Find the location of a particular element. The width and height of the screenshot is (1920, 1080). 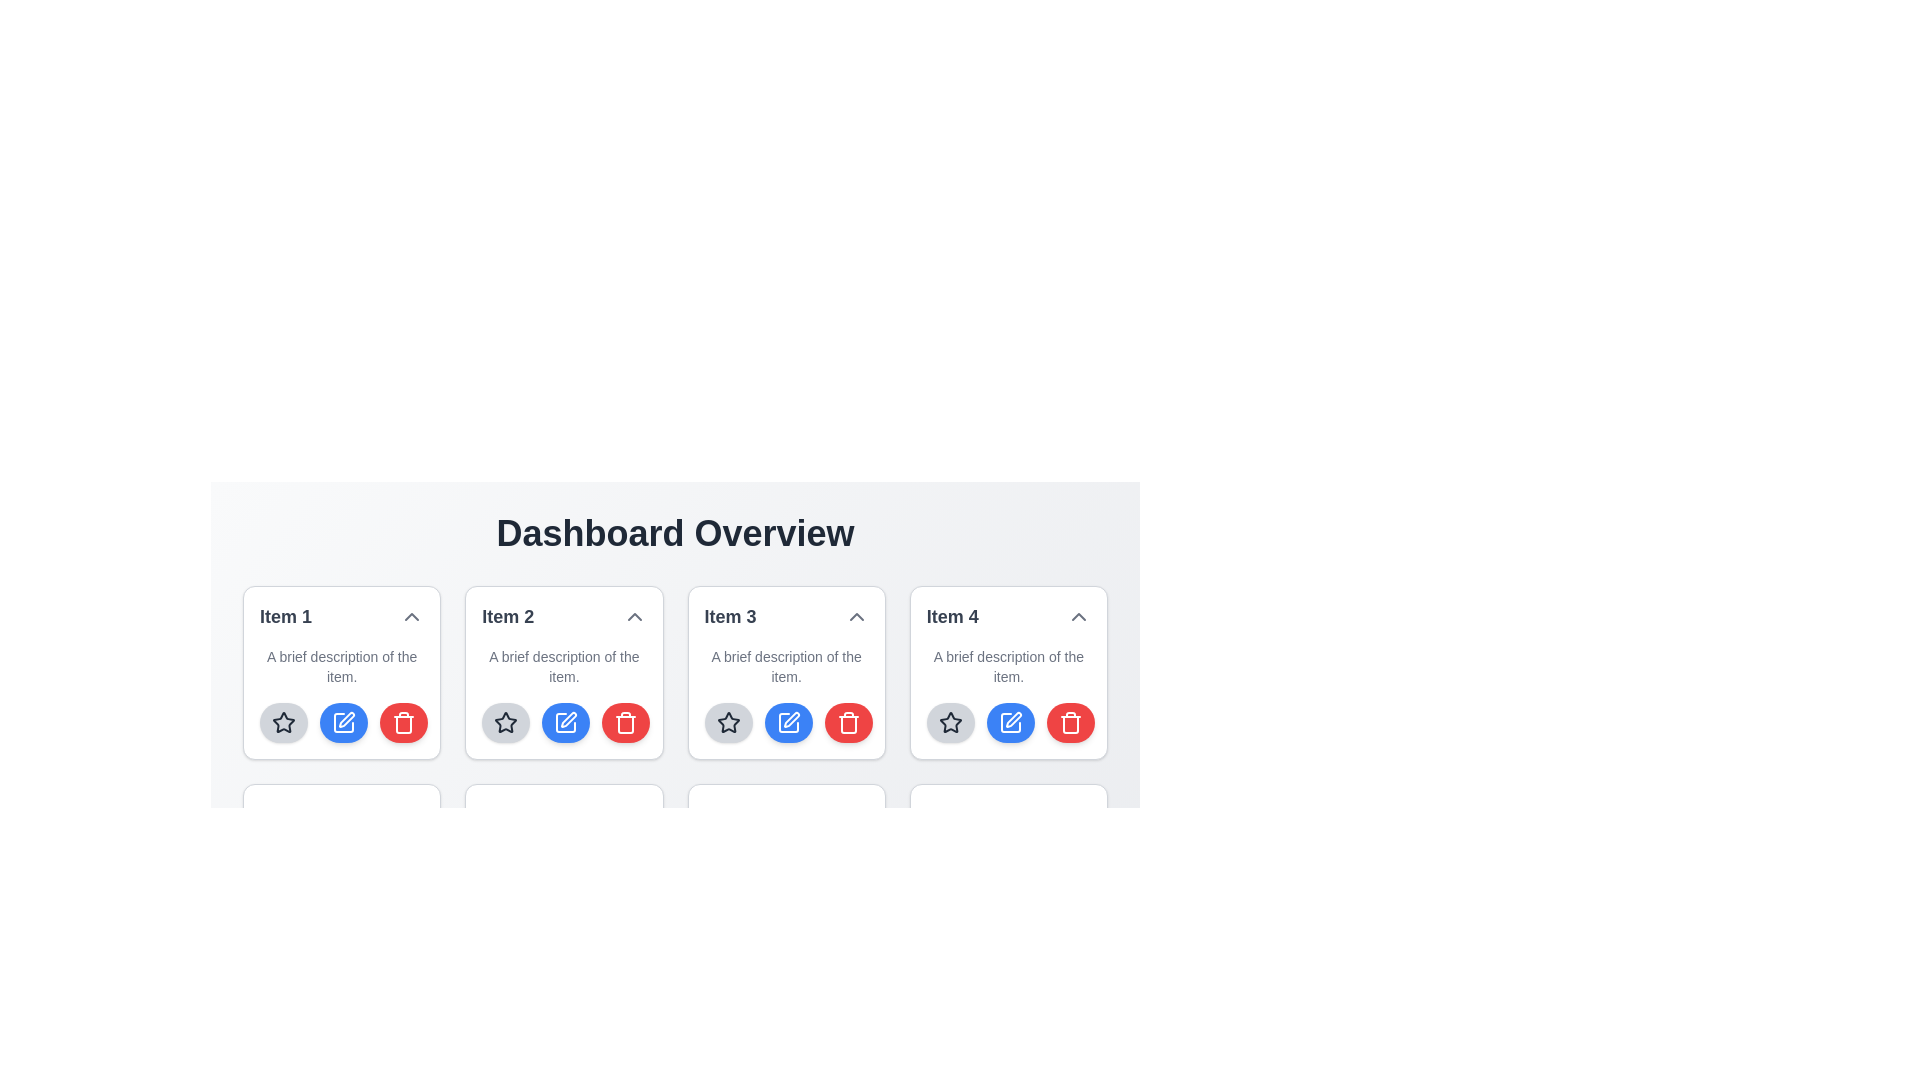

the red trash bin button located at the bottom of the card marked 'Item 4' is located at coordinates (402, 921).